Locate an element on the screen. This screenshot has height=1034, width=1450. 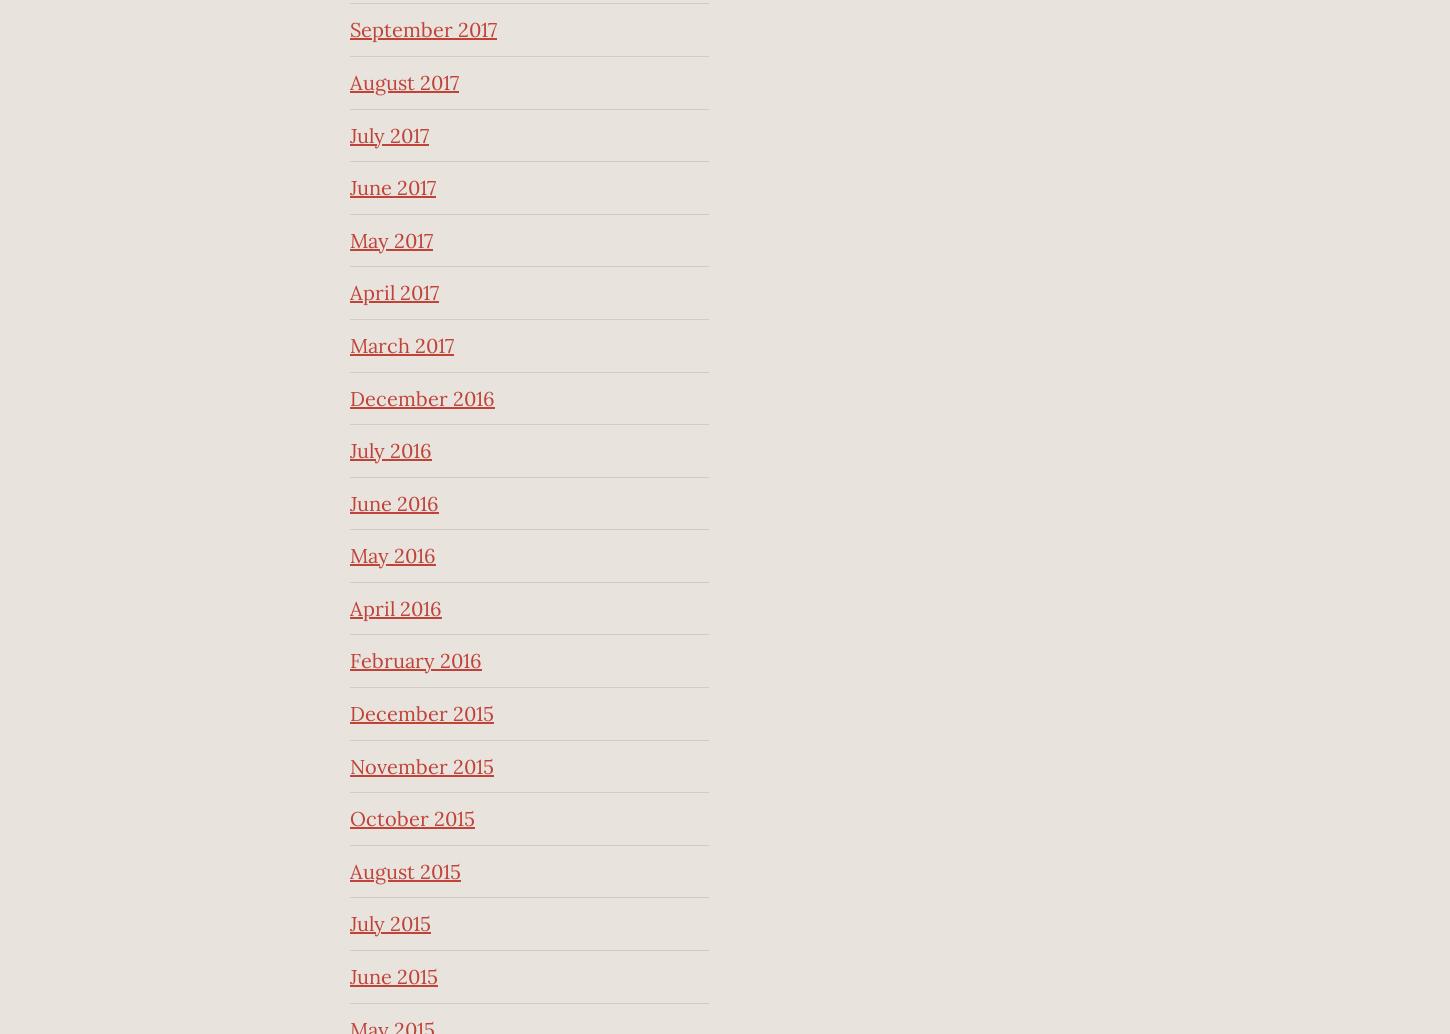
'December 2016' is located at coordinates (421, 396).